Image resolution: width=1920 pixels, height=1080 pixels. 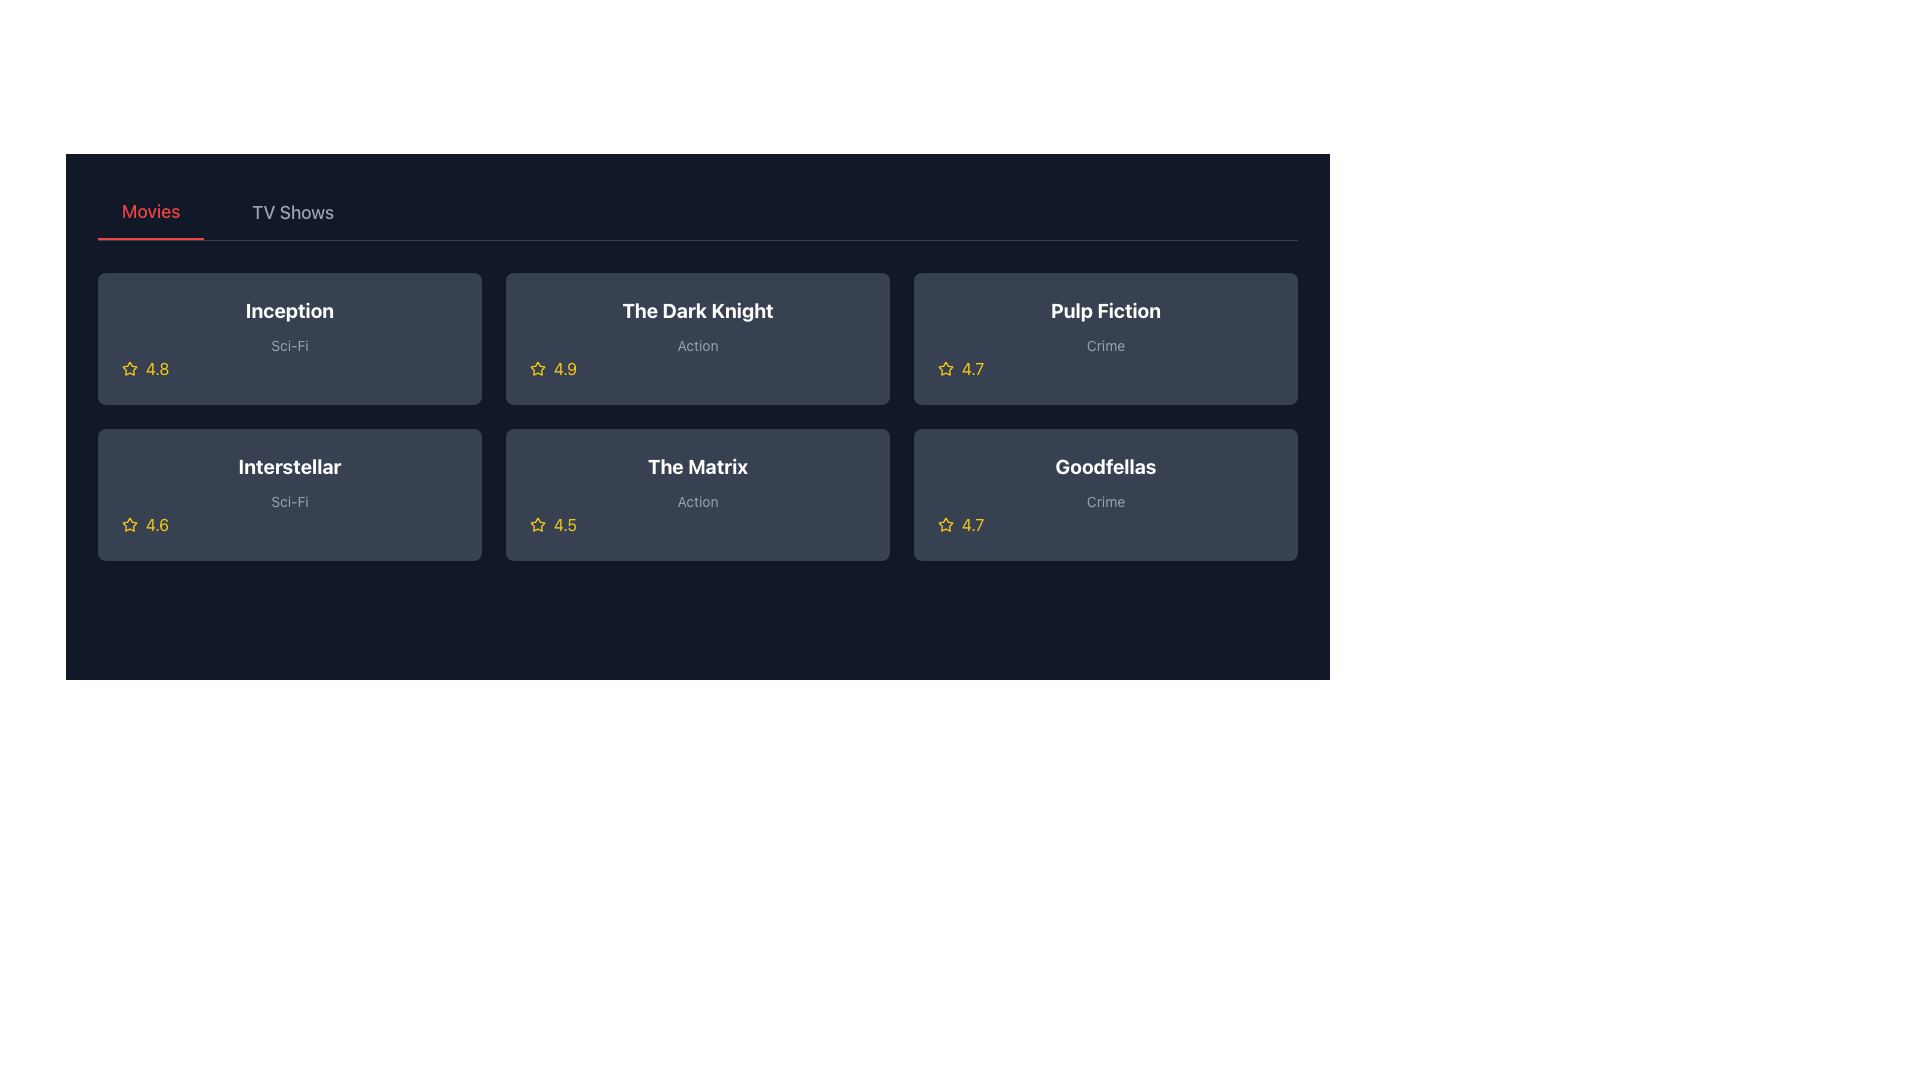 I want to click on the play button SVG graphic element representing the movie 'The Dark Knight', so click(x=632, y=338).